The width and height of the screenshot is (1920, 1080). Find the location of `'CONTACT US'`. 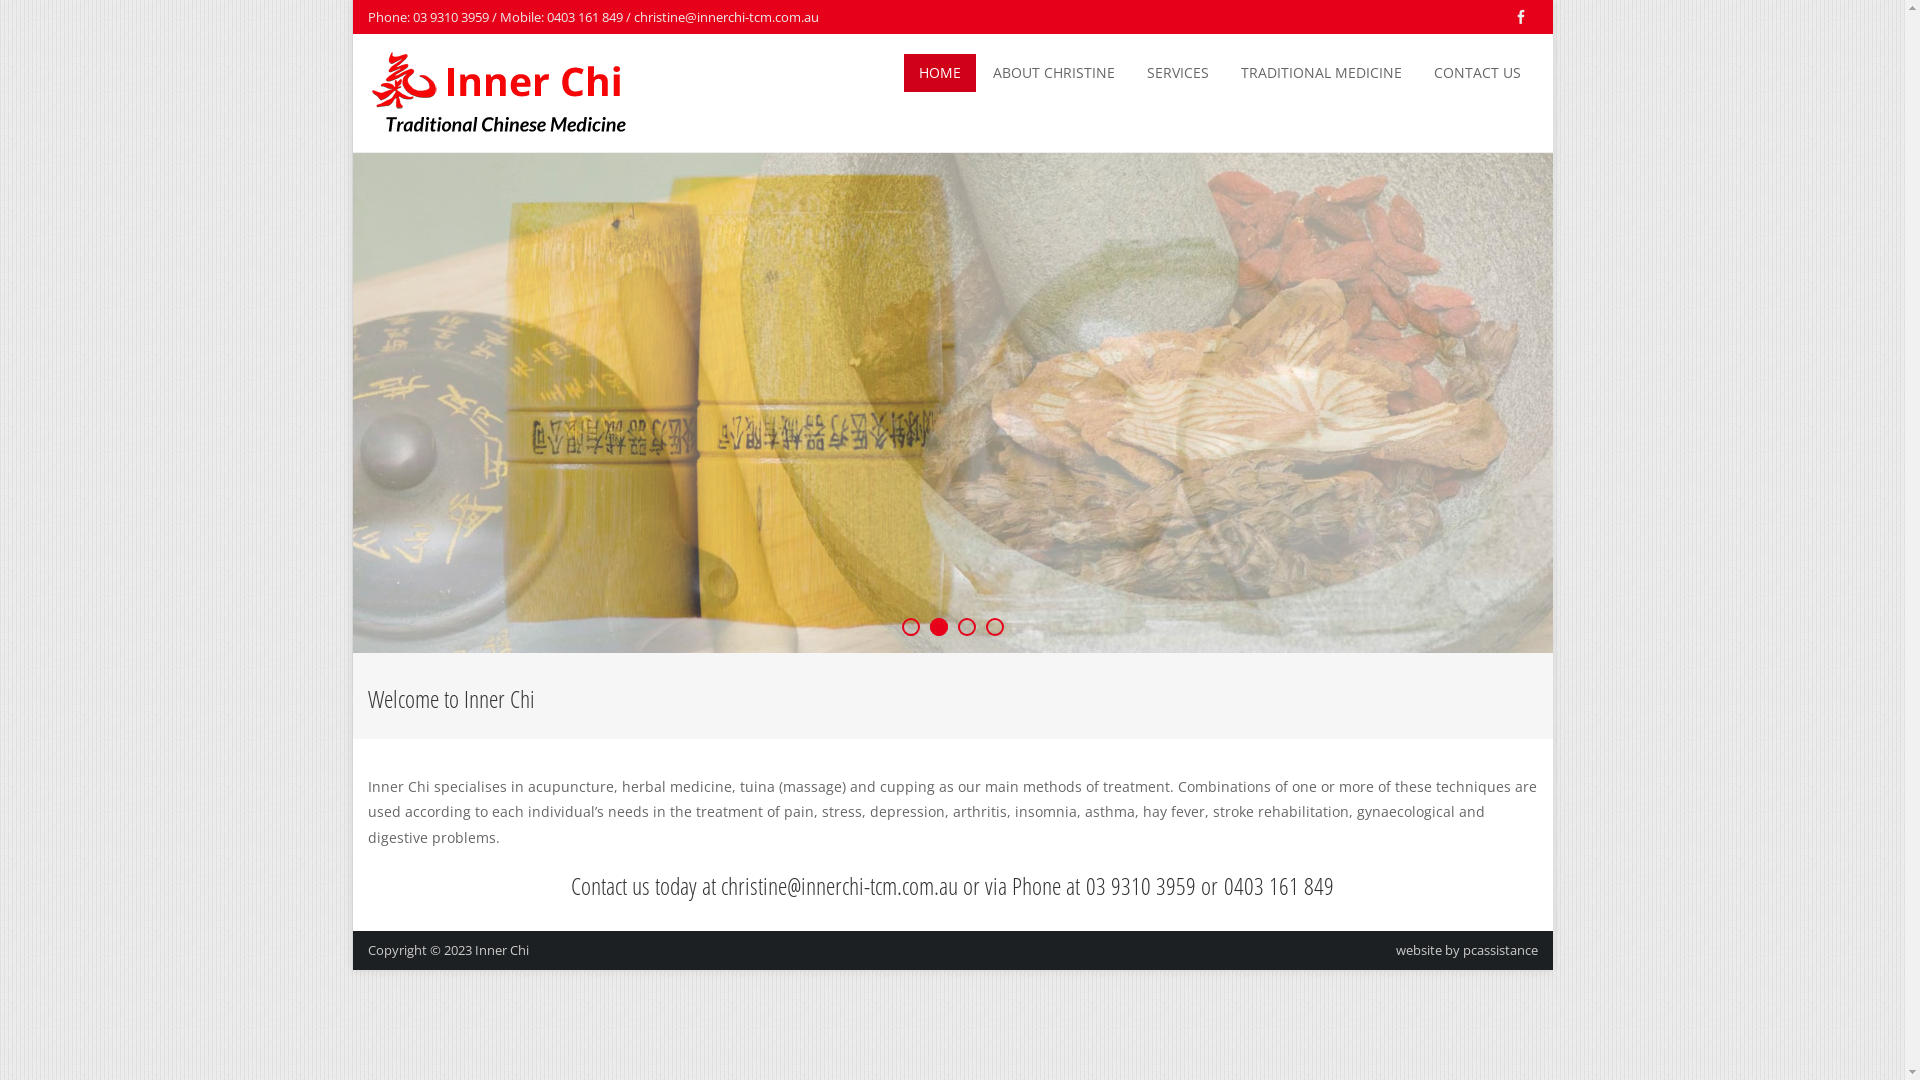

'CONTACT US' is located at coordinates (1476, 72).